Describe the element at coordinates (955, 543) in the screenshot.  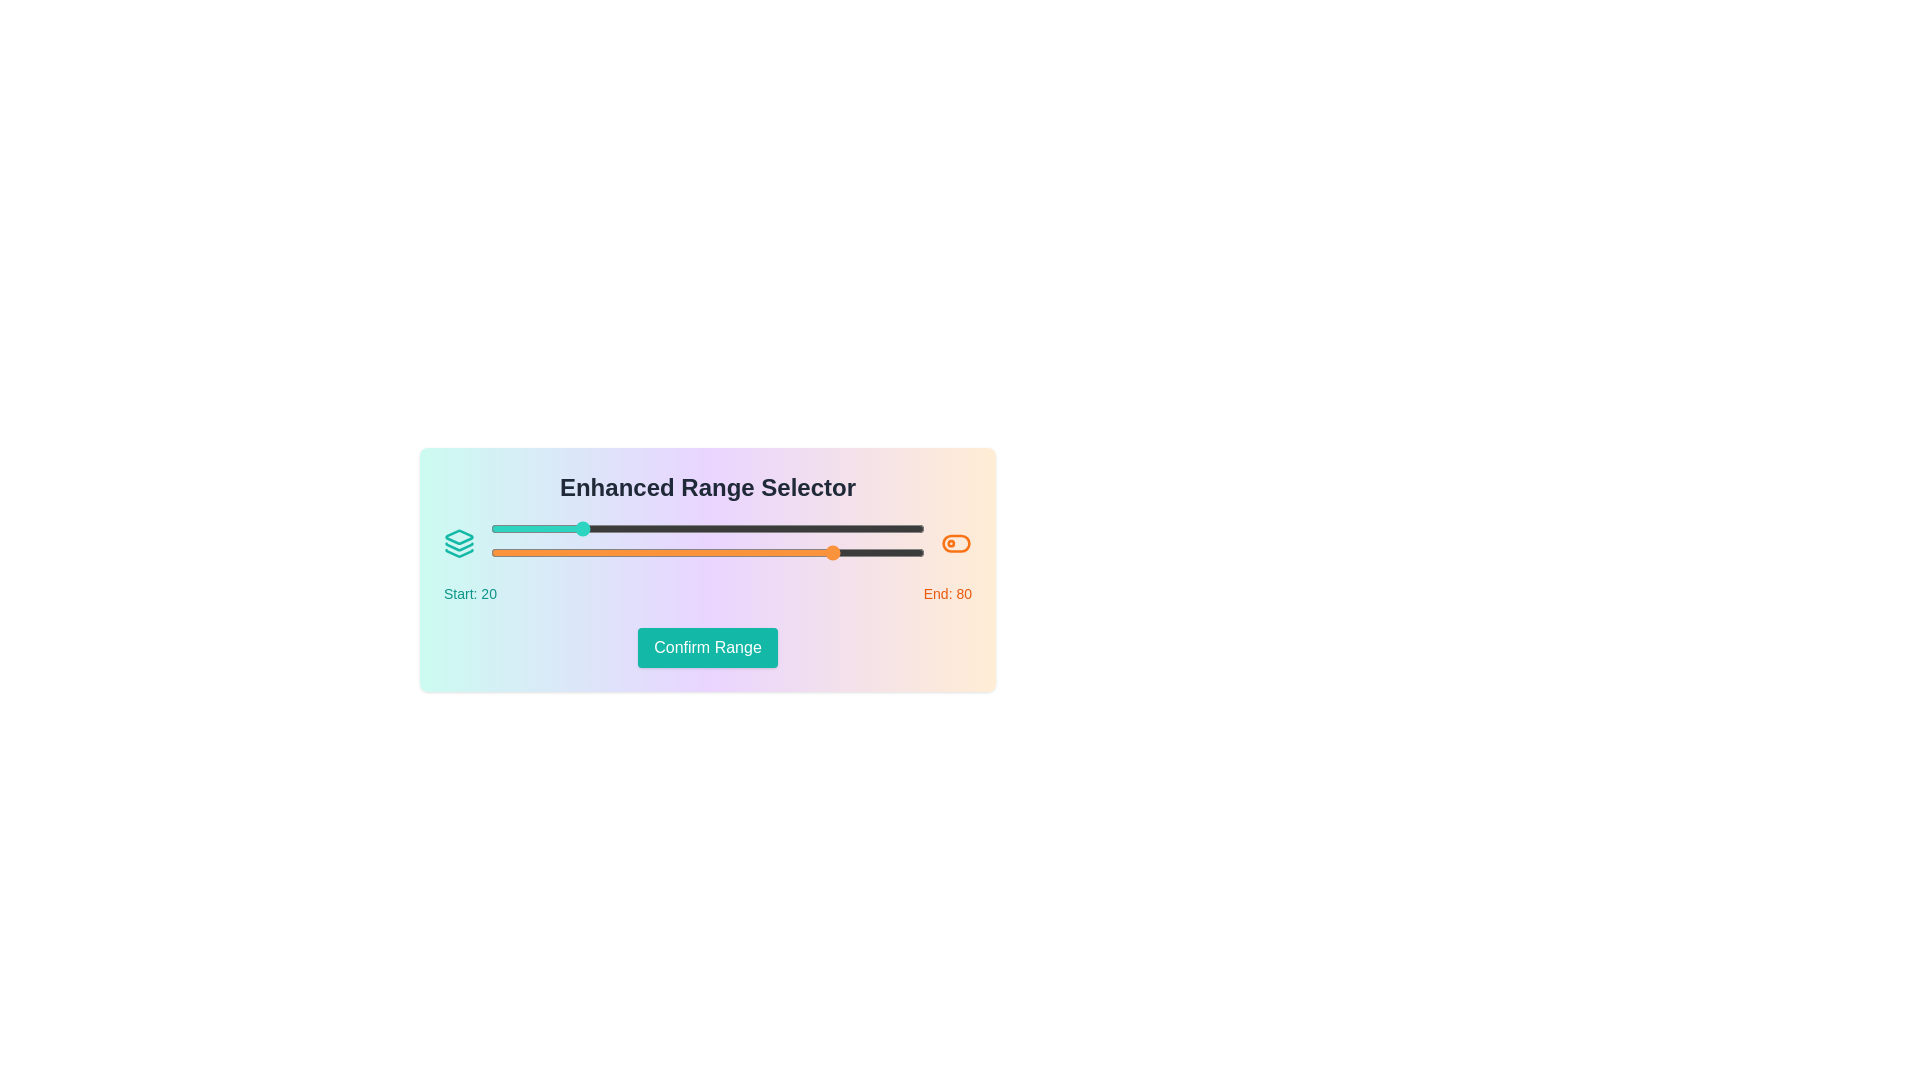
I see `the orange toggle switch located on the right side of the central interface frame` at that location.